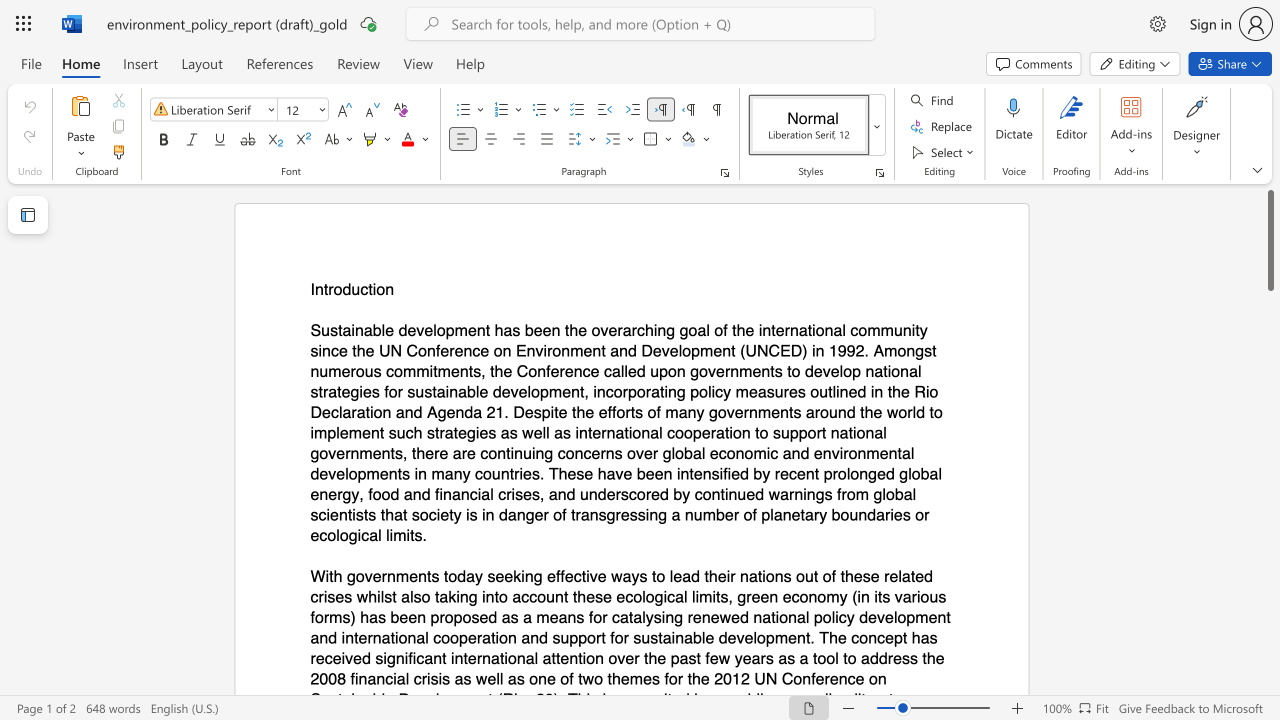 The image size is (1280, 720). Describe the element at coordinates (1269, 508) in the screenshot. I see `the scrollbar to move the page downward` at that location.